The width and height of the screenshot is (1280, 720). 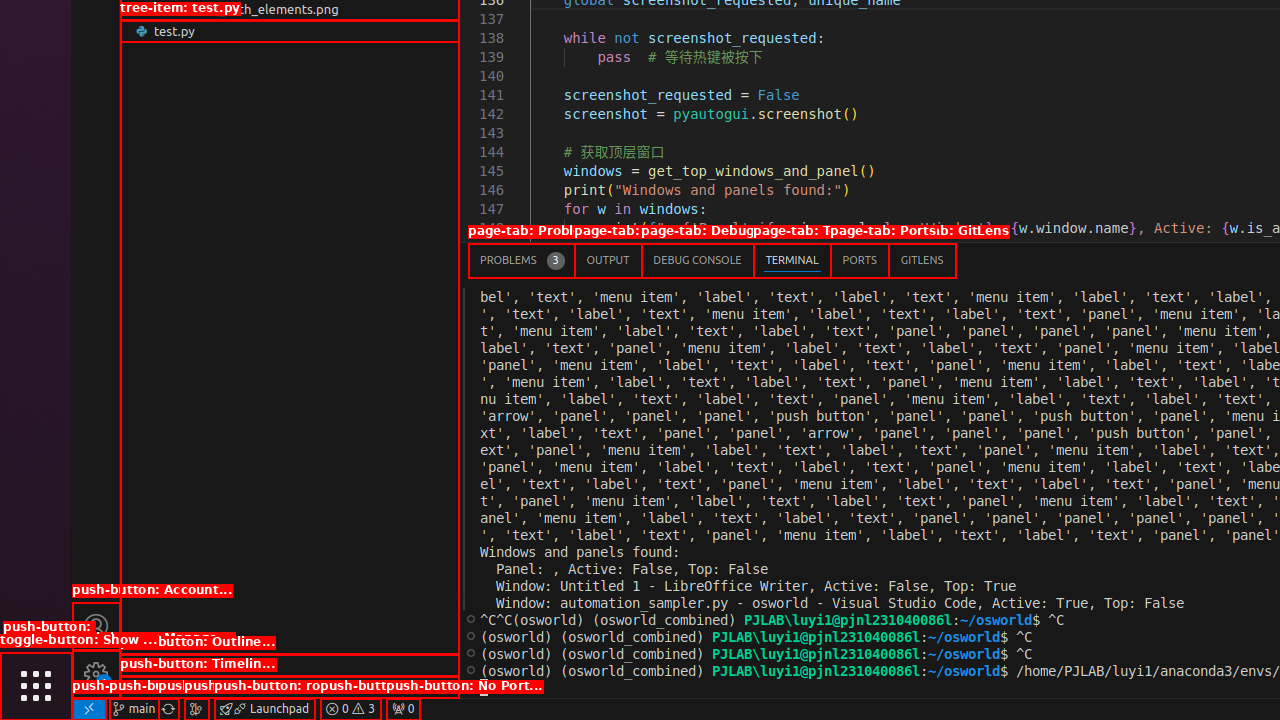 I want to click on 'GitLens', so click(x=920, y=259).